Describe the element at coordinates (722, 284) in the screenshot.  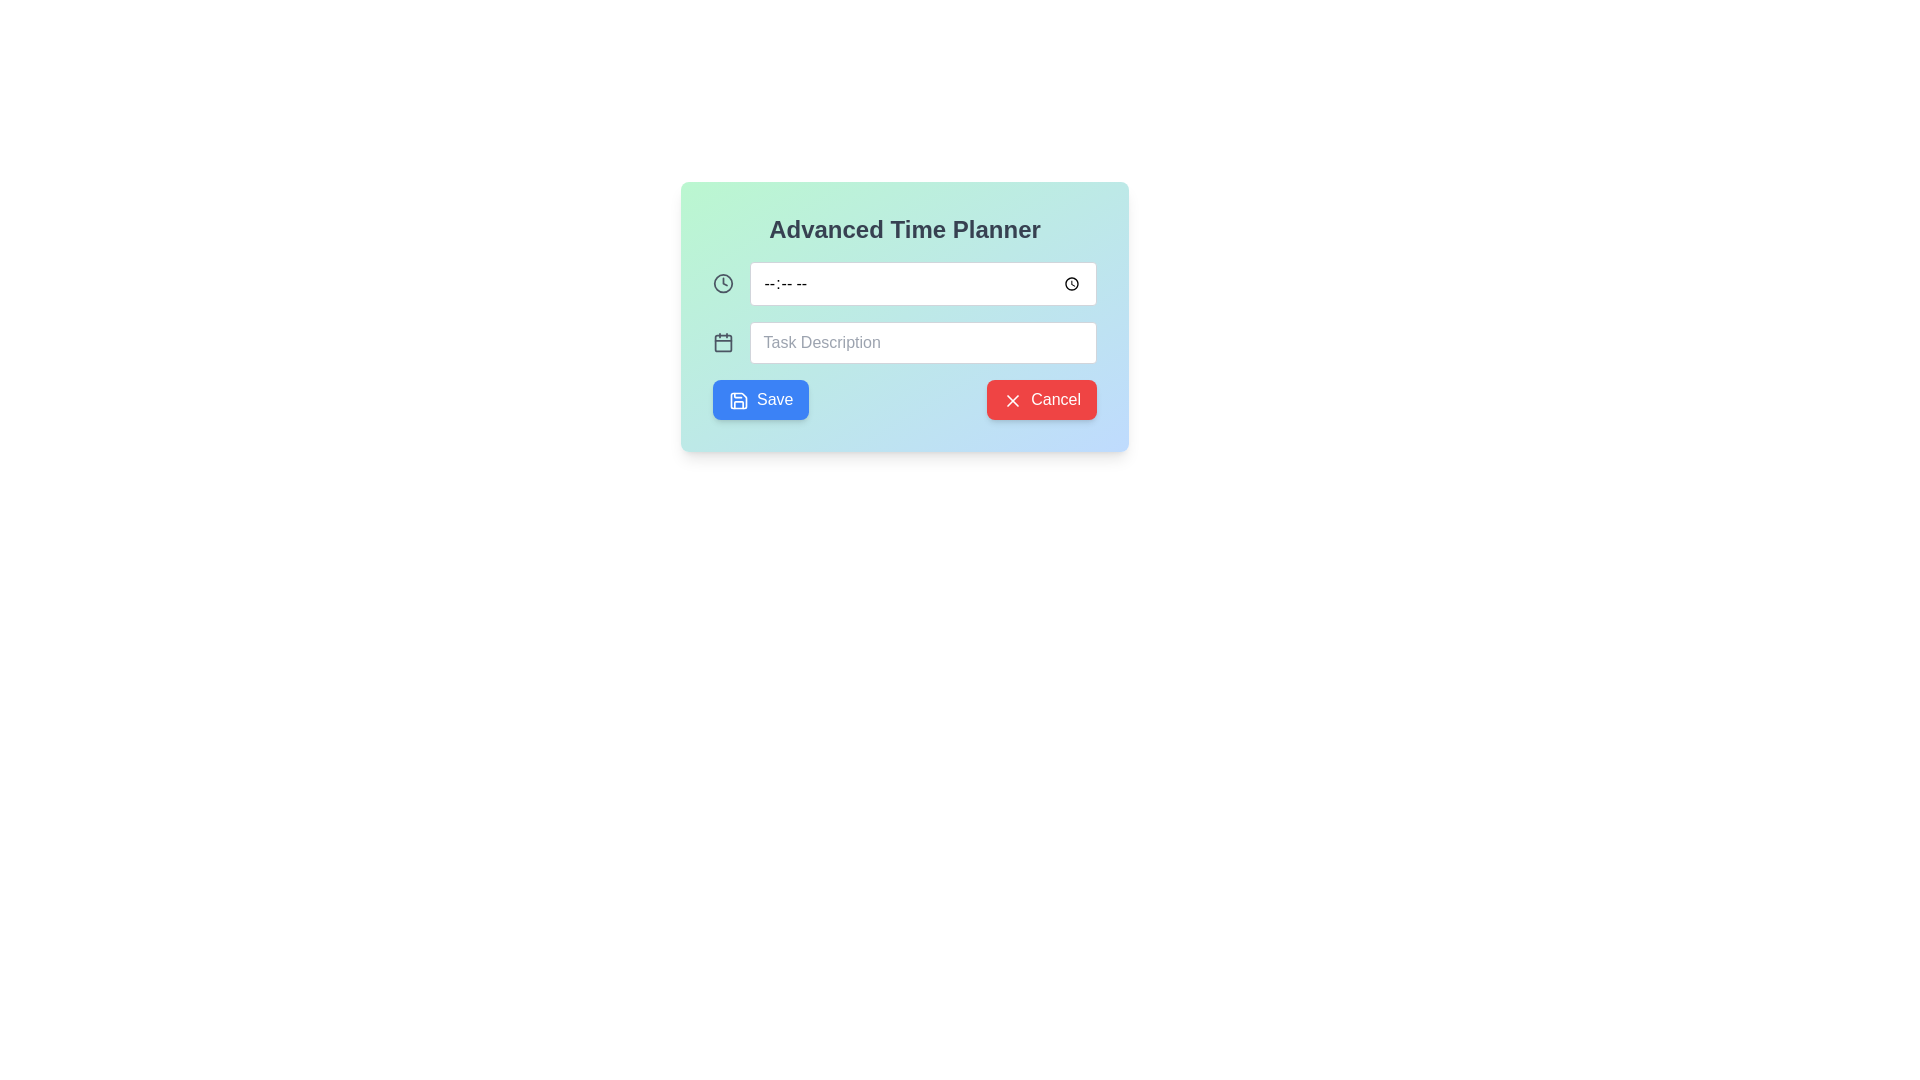
I see `the decorative SVG circle graphic representing the clock's outline, located to the right of the text input box labeled '--:--'` at that location.